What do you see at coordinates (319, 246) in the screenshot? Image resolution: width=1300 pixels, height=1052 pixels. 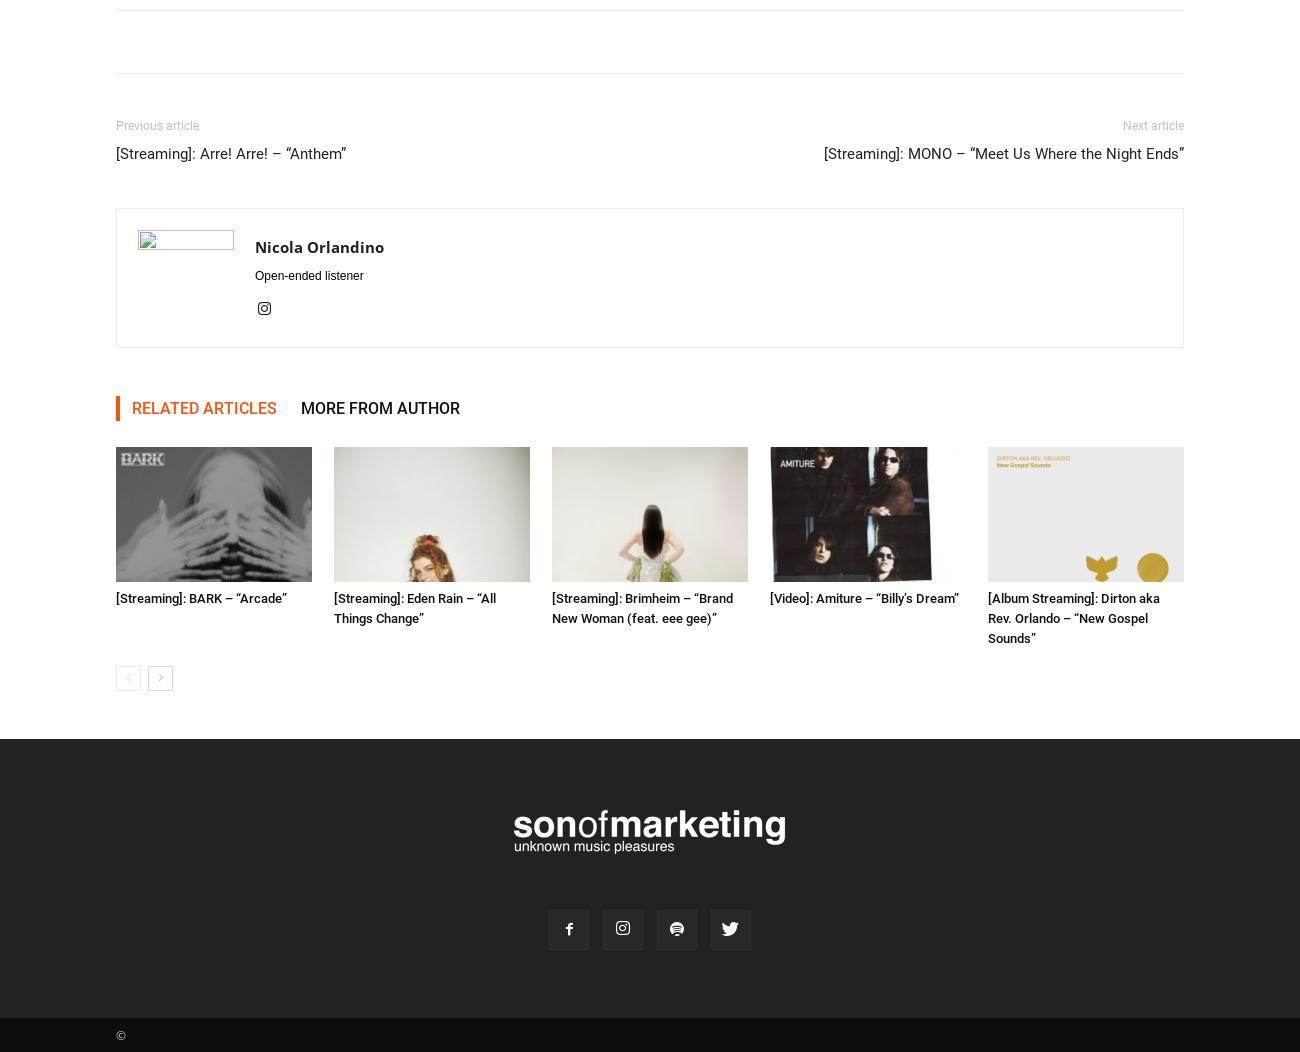 I see `'Nicola Orlandino'` at bounding box center [319, 246].